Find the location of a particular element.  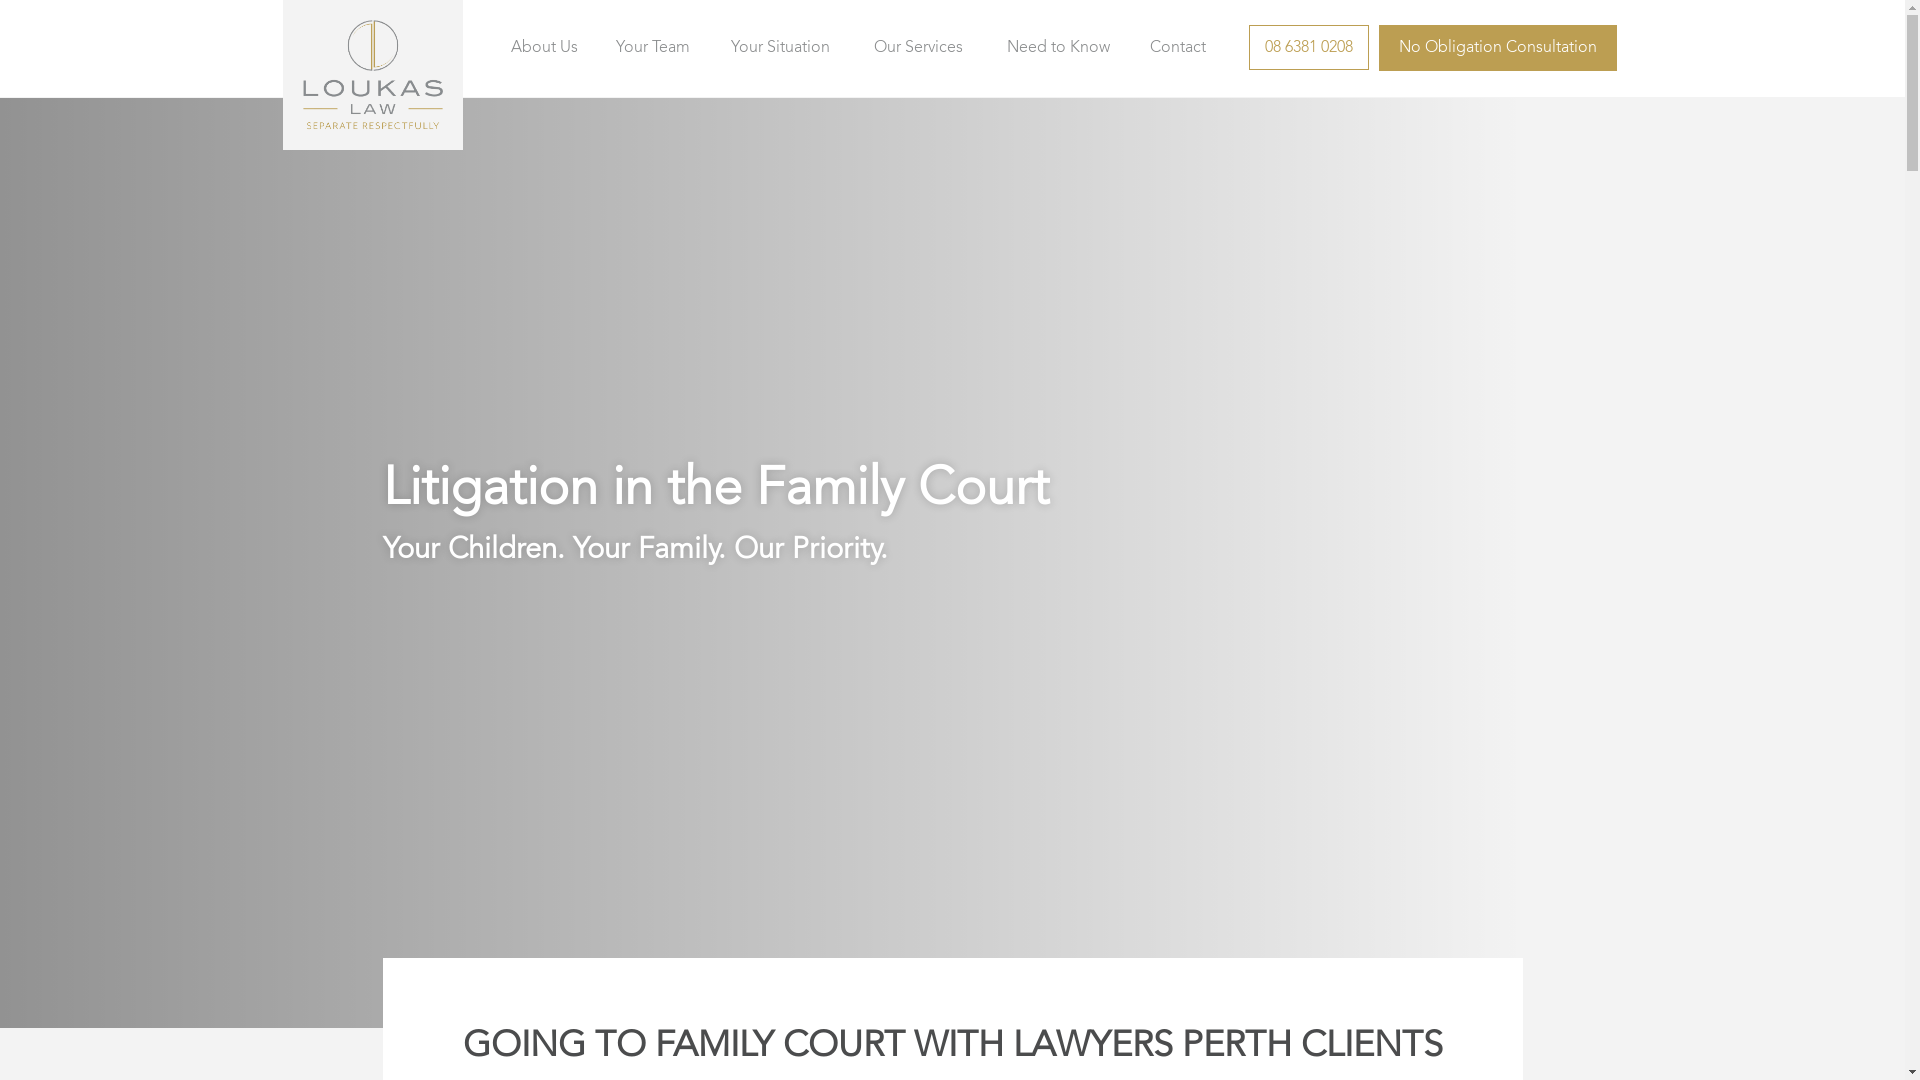

'Your Team' is located at coordinates (652, 47).